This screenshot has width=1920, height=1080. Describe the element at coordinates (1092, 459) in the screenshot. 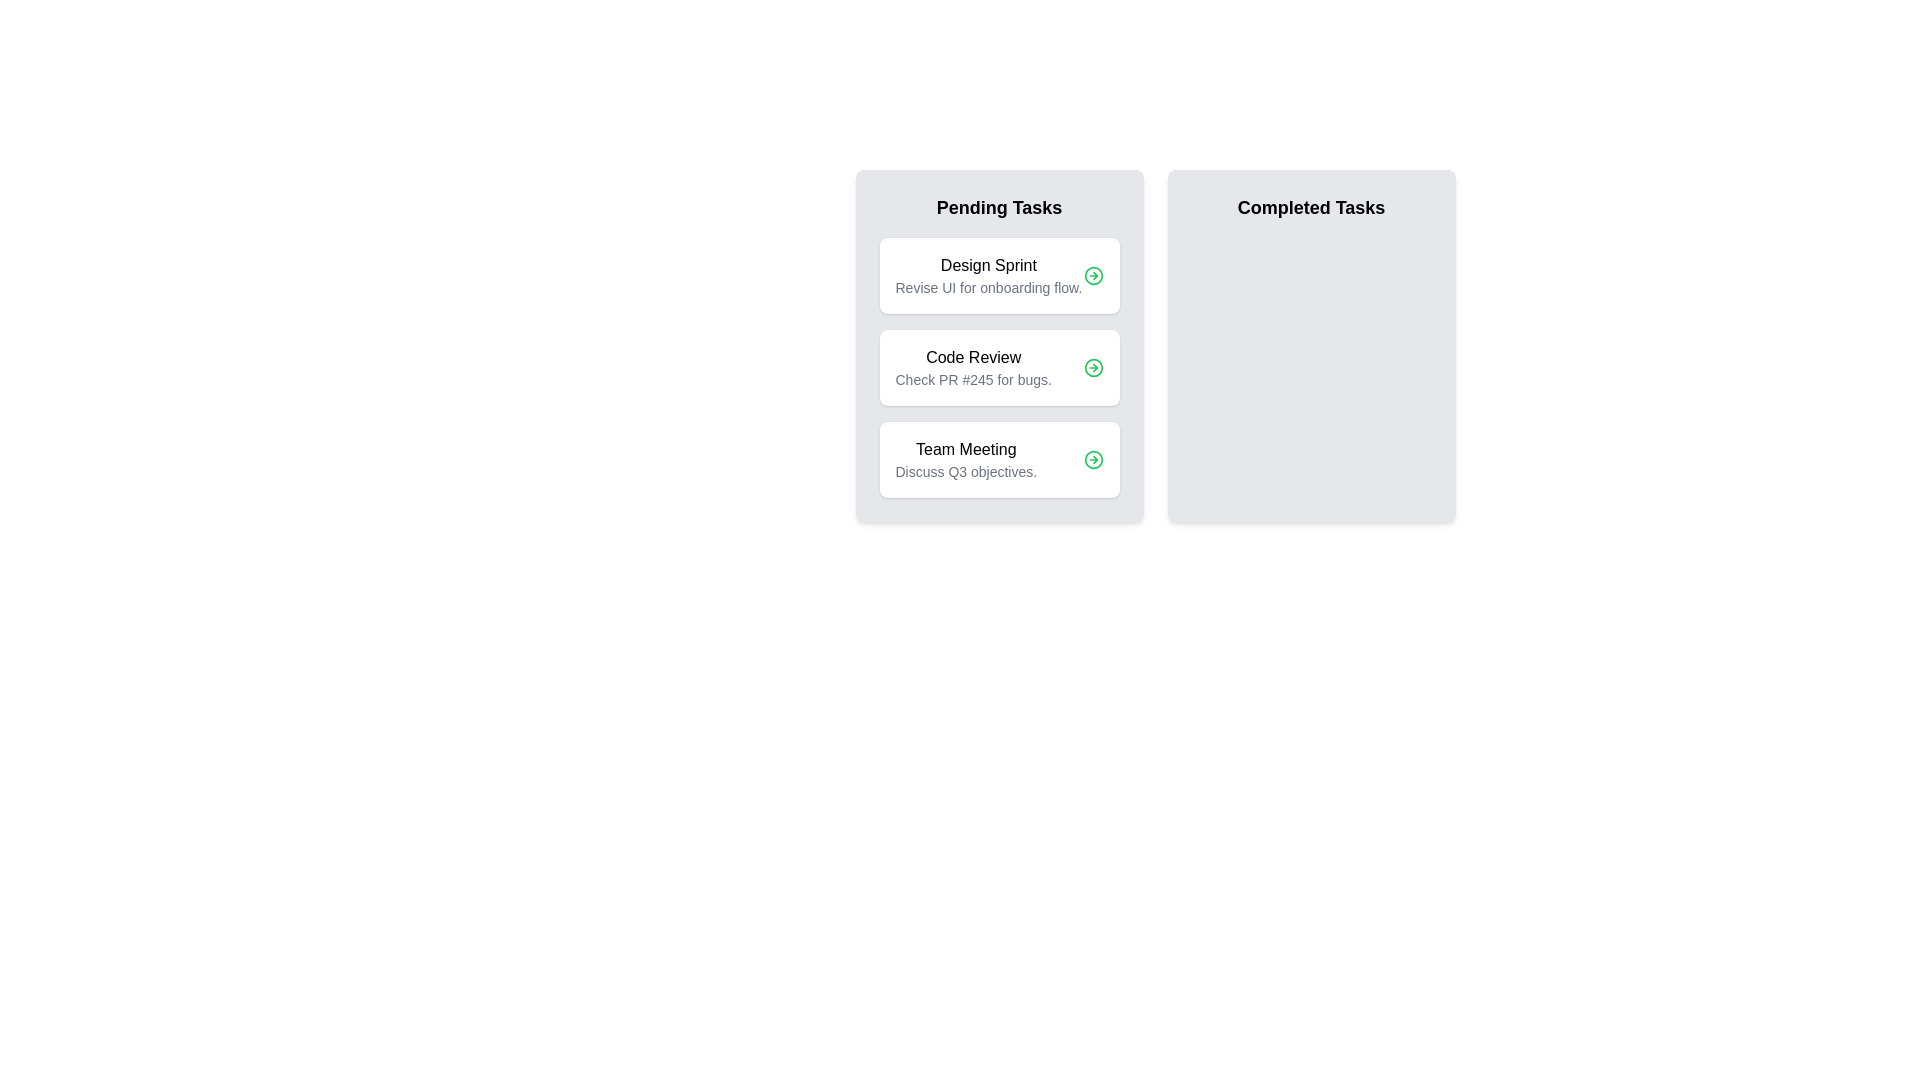

I see `action button for the task 'Team Meeting' to move it between Pending and Completed` at that location.